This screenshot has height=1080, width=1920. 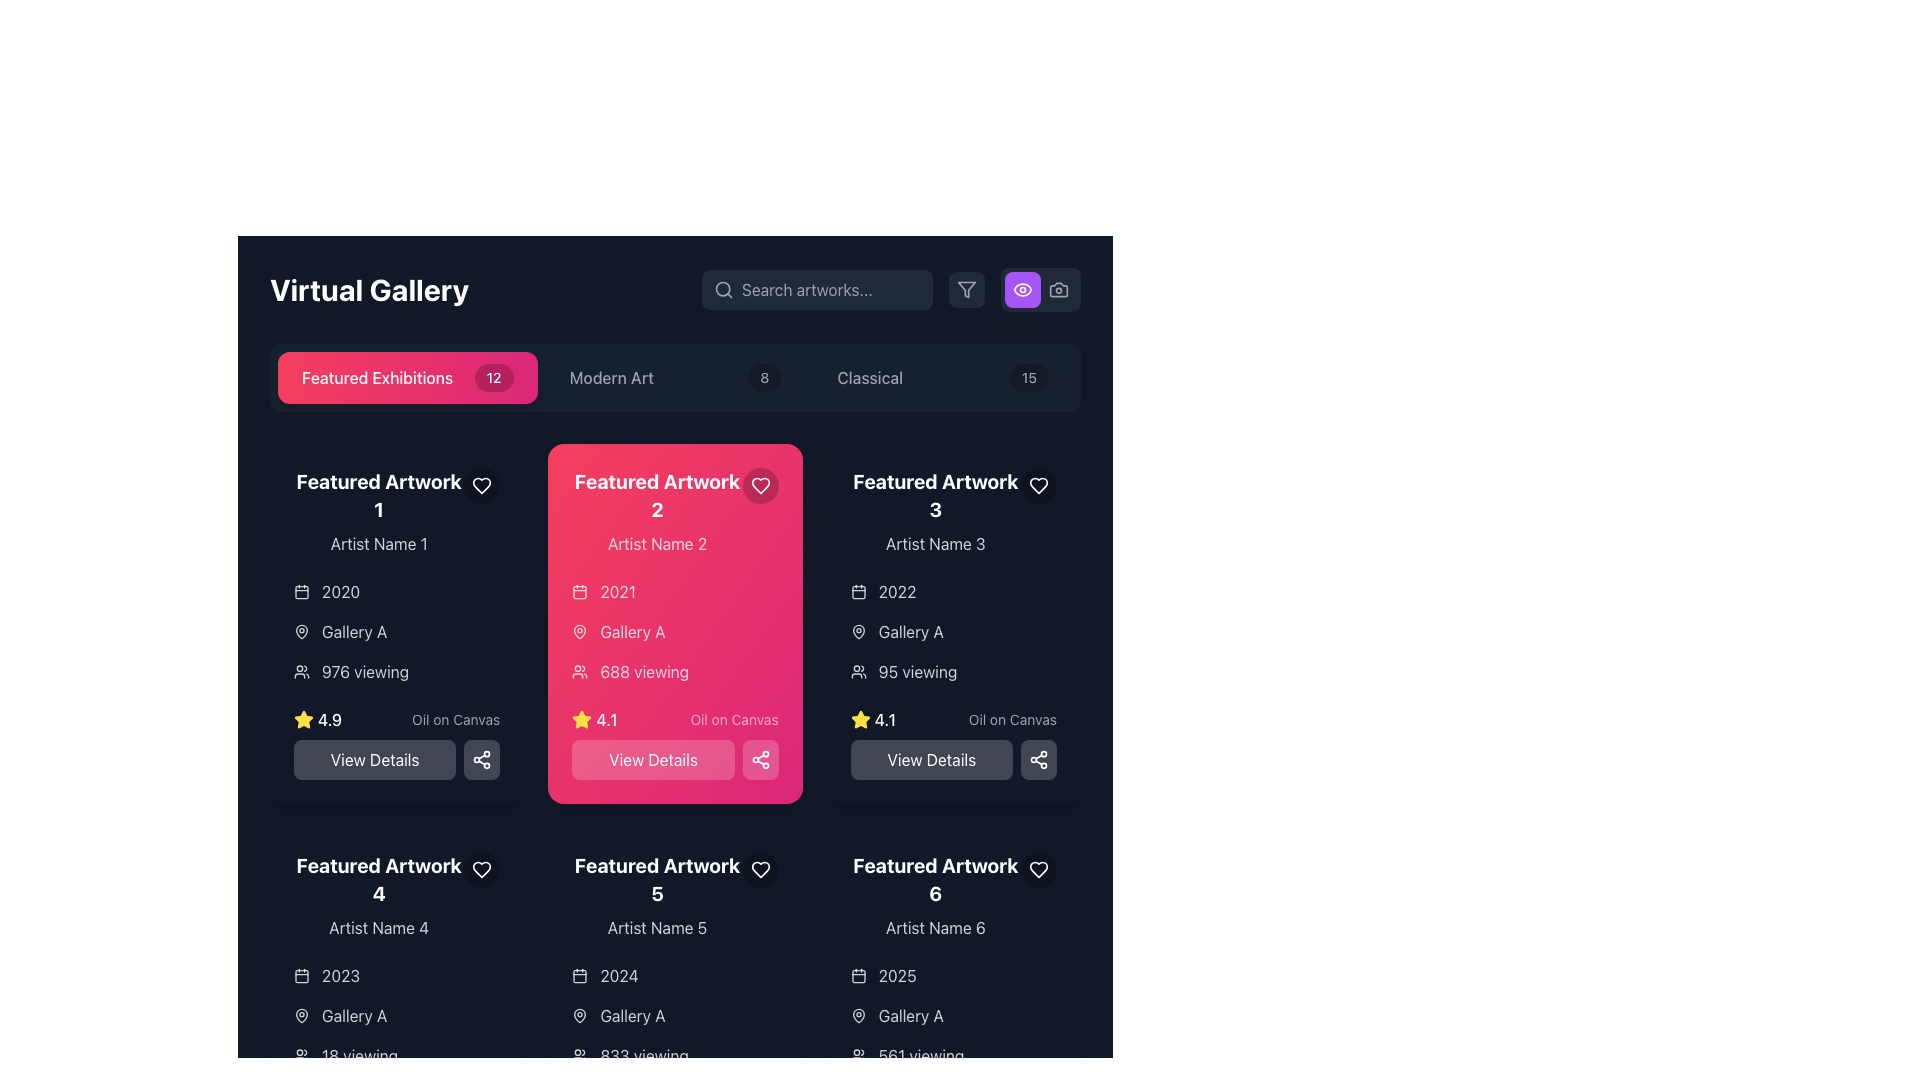 What do you see at coordinates (675, 632) in the screenshot?
I see `information presented in the informational component displaying '2021', 'Gallery A', and '688 viewing' with associated icons, located in the card for 'Featured Artwork 2' in the gallery grid layout` at bounding box center [675, 632].